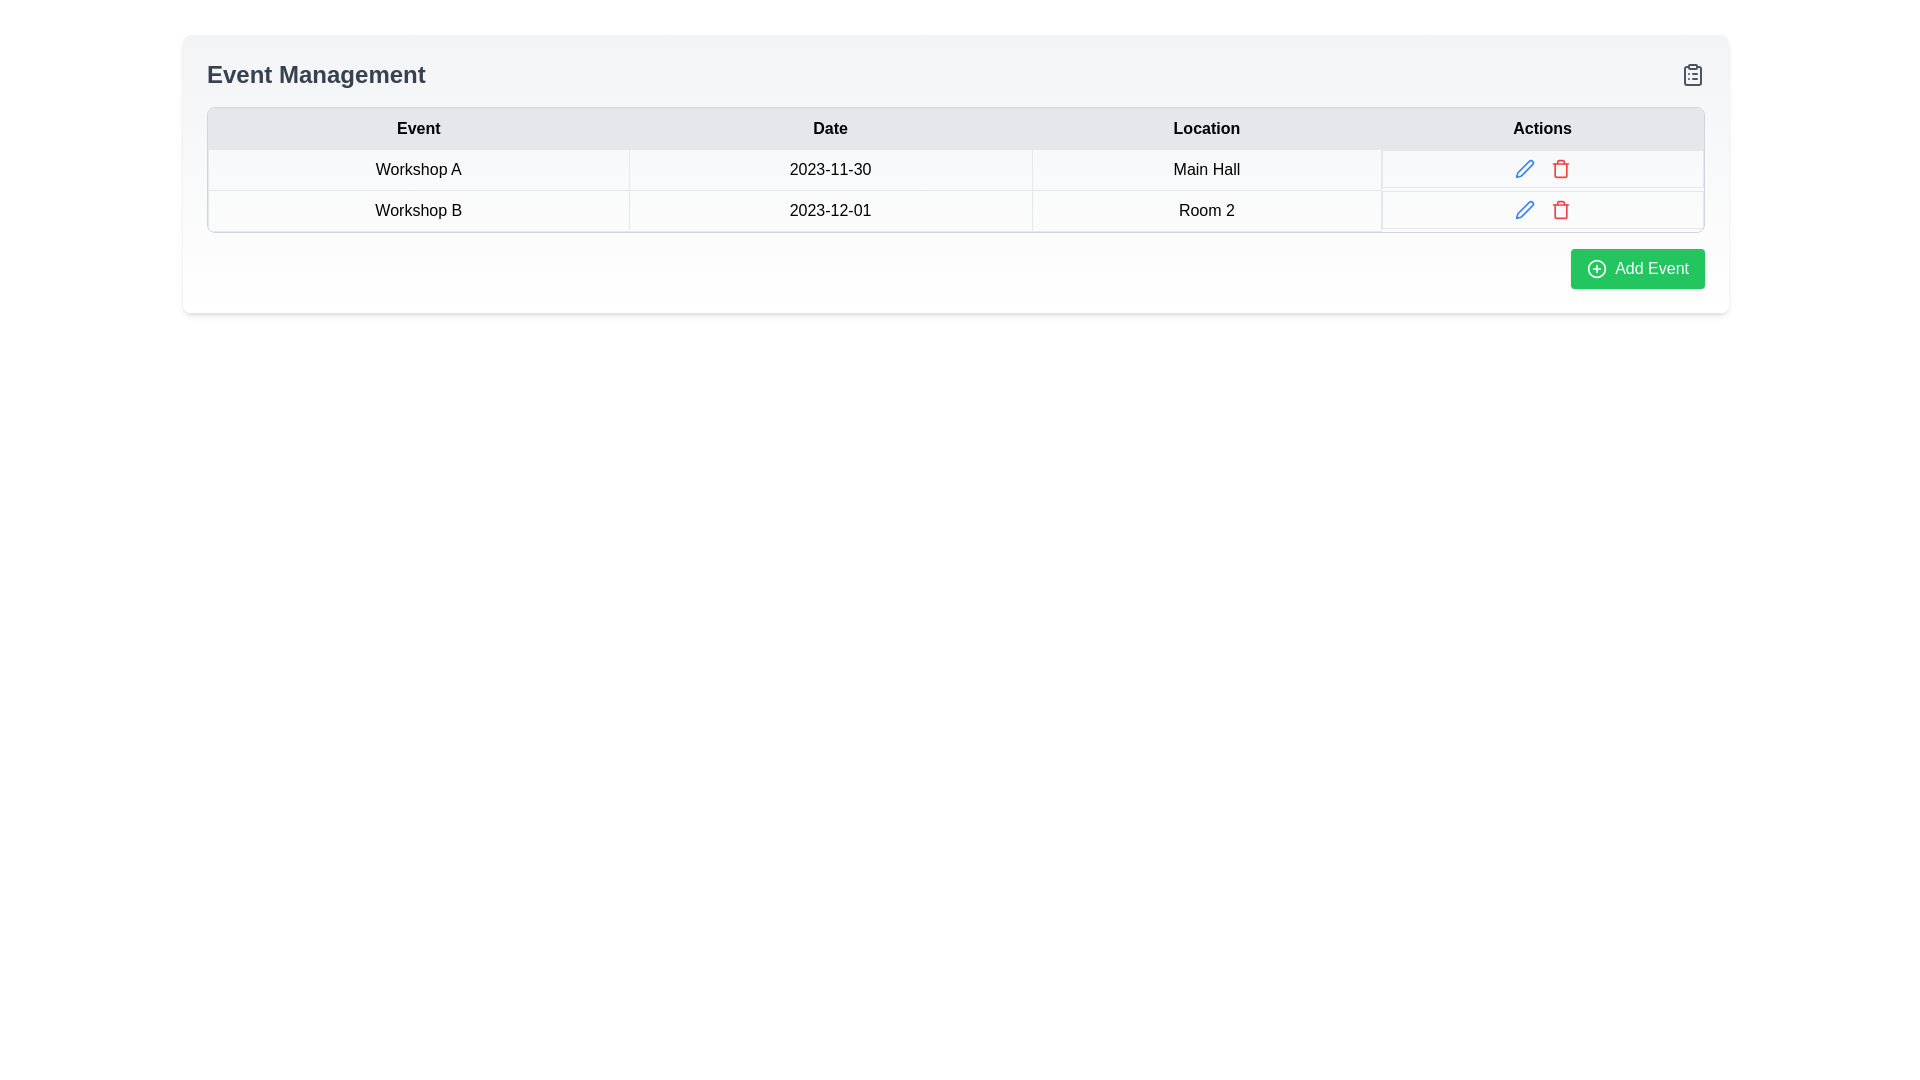 This screenshot has width=1920, height=1080. What do you see at coordinates (1596, 268) in the screenshot?
I see `the circular outline SVG graphic component which is part of an icon located to the left of the 'Add Event' button at the bottom right corner of the interface` at bounding box center [1596, 268].